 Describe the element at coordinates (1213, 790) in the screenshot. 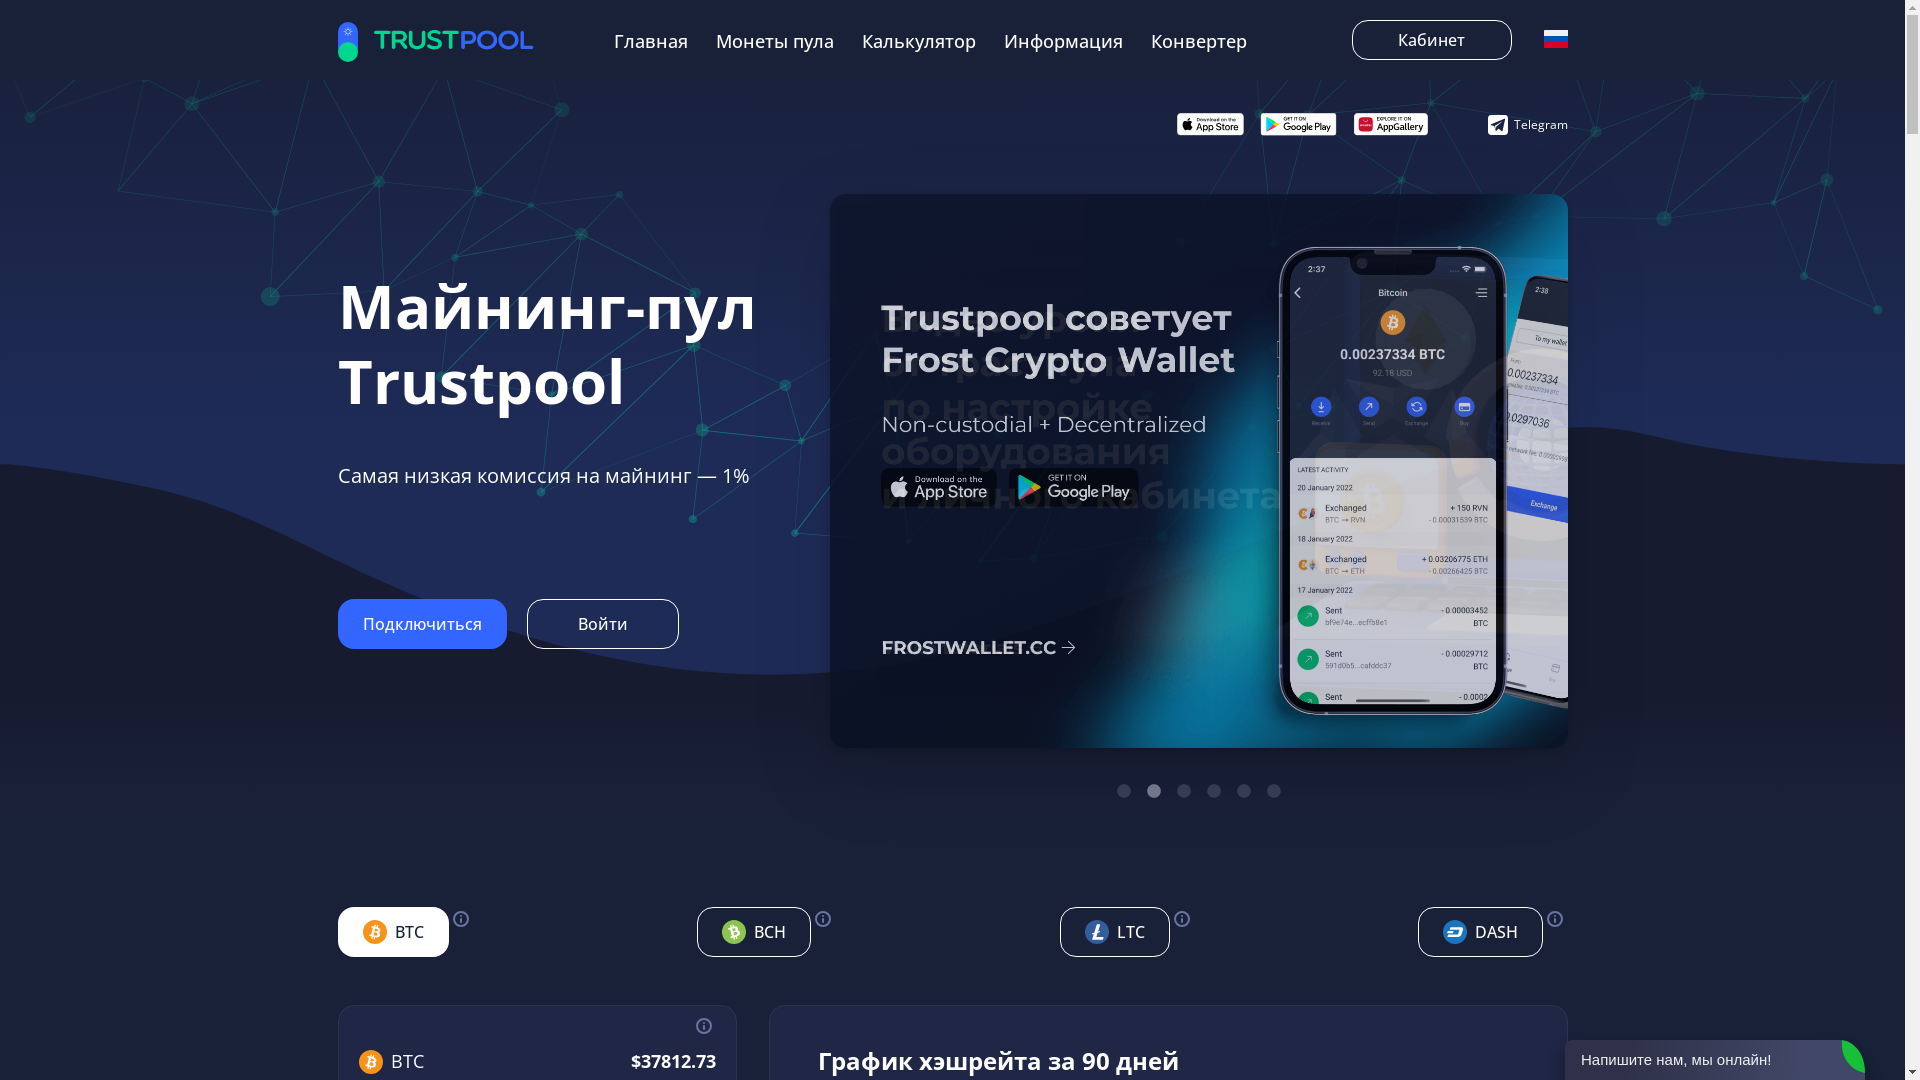

I see `'4'` at that location.